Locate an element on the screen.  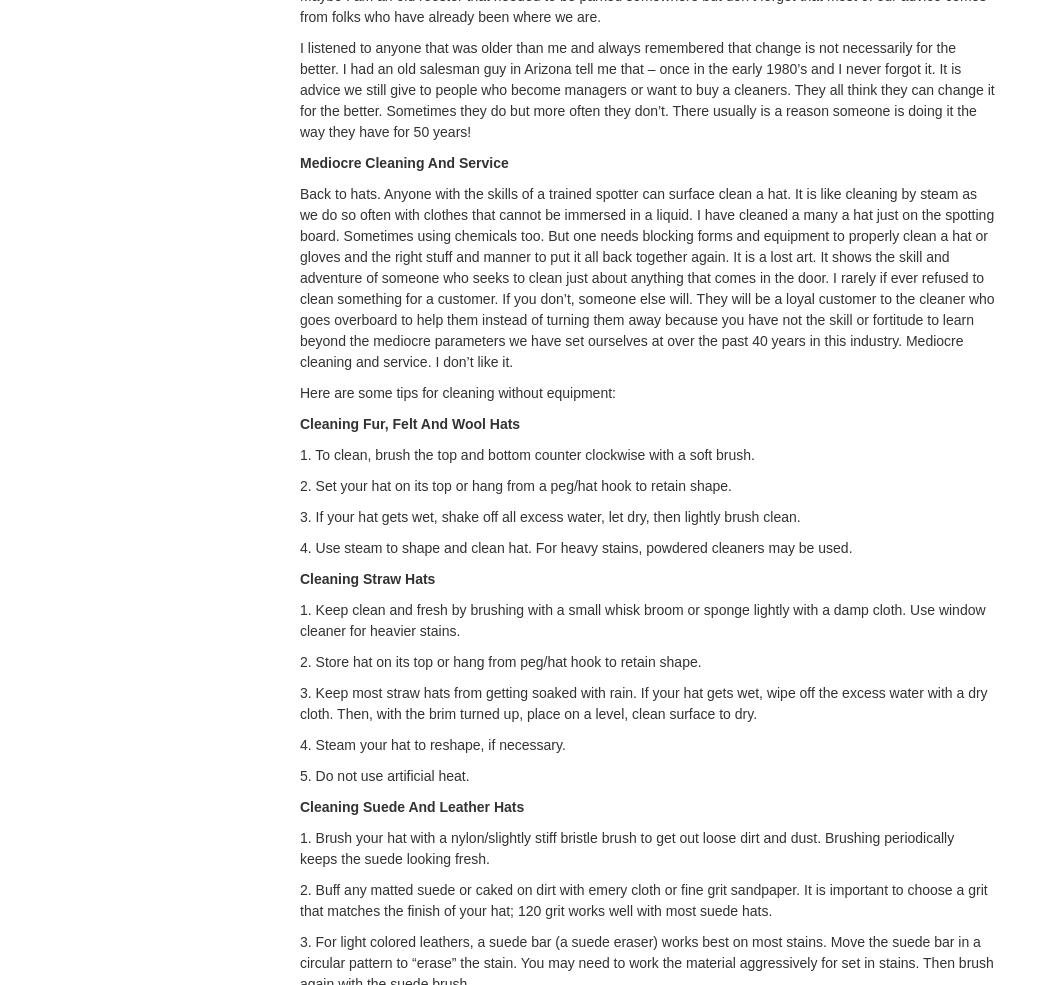
'Back to hats. Anyone with the skills of a trained spotter can surface clean a hat. It is like cleaning by steam as we do so often with clothes that cannot be immersed in a liquid. I have cleaned a many a hat just on the spotting board. Sometimes using chemicals too. But one needs blocking forms and equipment to properly clean a hat or gloves and the right stuff and manner to put it all back together again. It is a lost art. It shows the skill and adventure of someone who seeks to clean just about anything that comes in the door. I rarely if ever refused to clean something for a customer. If you don’t, someone else will. They will be a loyal customer to the cleaner who goes overboard to help them instead of turning them away because you have not the skill or fortitude to learn beyond the mediocre parameters we have set ourselves at over the past 40 years in this industry. Mediocre cleaning and service. I don’t like it.' is located at coordinates (646, 276).